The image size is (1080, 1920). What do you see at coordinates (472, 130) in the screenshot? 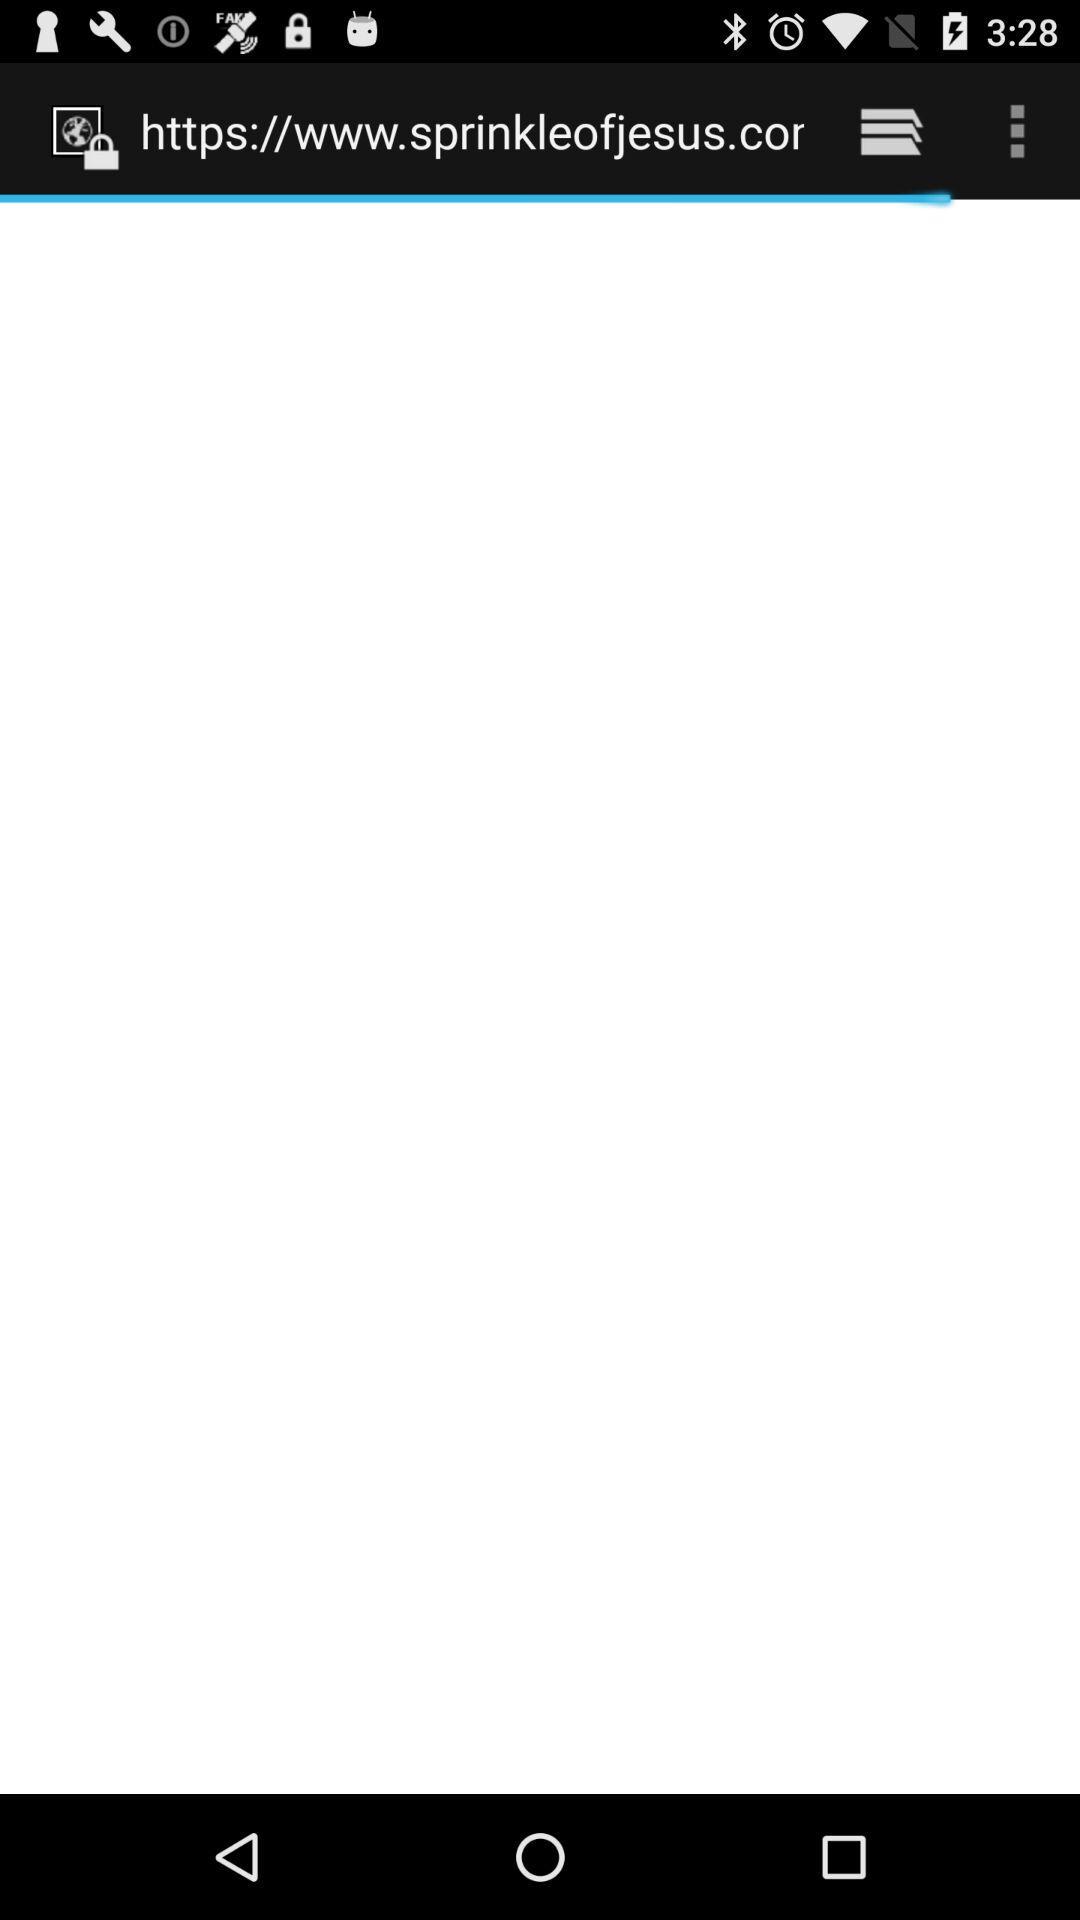
I see `the https www sprinkleofjesus item` at bounding box center [472, 130].